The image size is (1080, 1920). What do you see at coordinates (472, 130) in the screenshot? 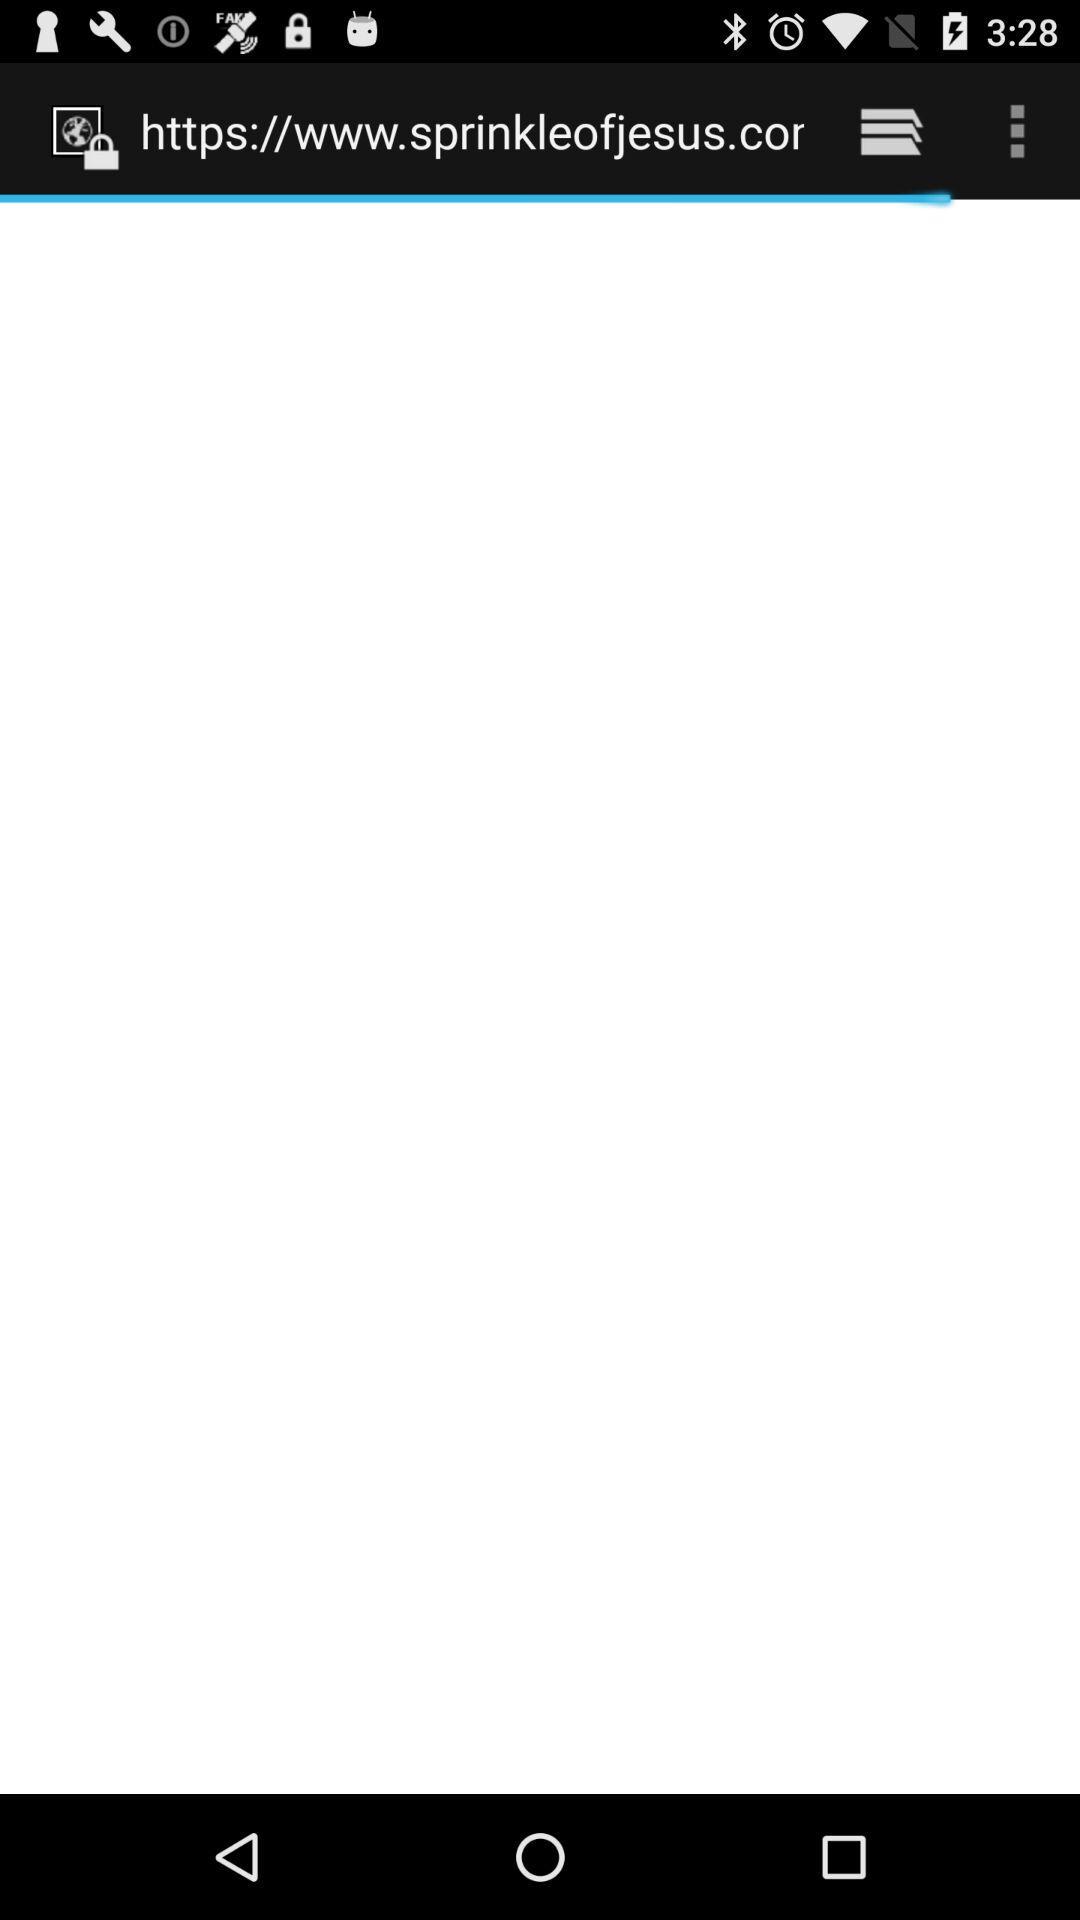
I see `the https www sprinkleofjesus item` at bounding box center [472, 130].